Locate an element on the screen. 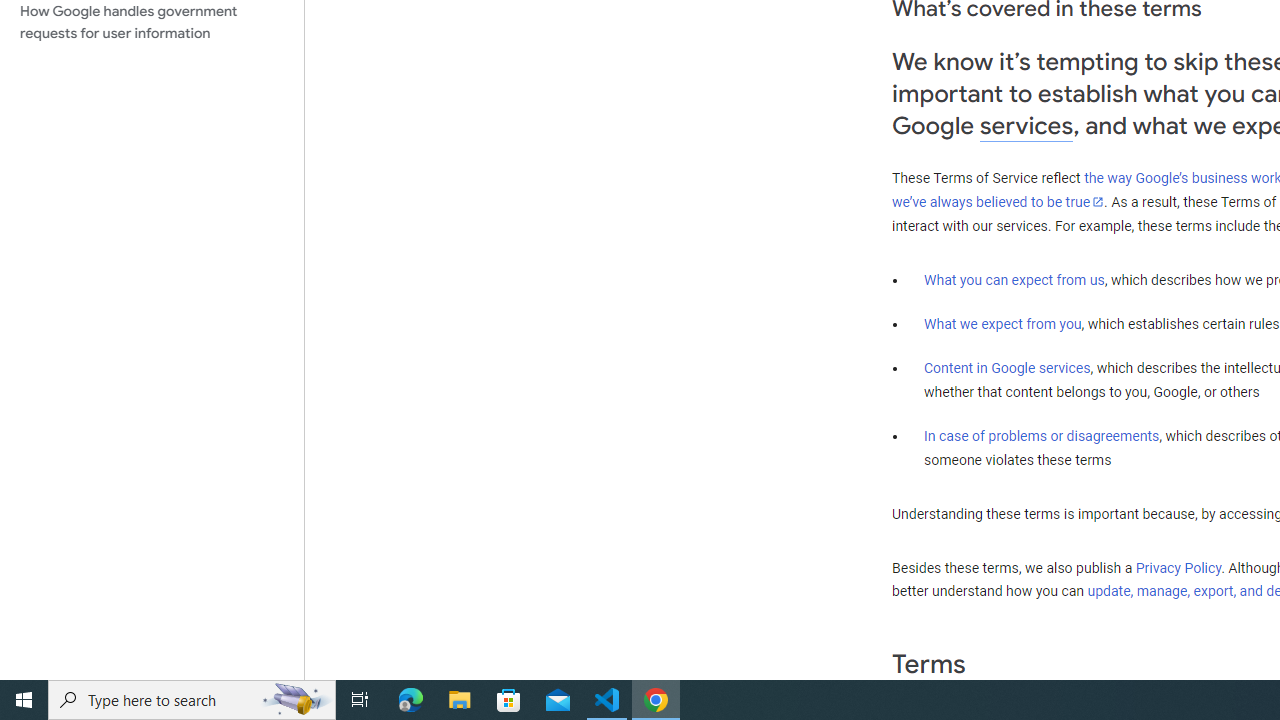 Image resolution: width=1280 pixels, height=720 pixels. 'services' is located at coordinates (1026, 125).